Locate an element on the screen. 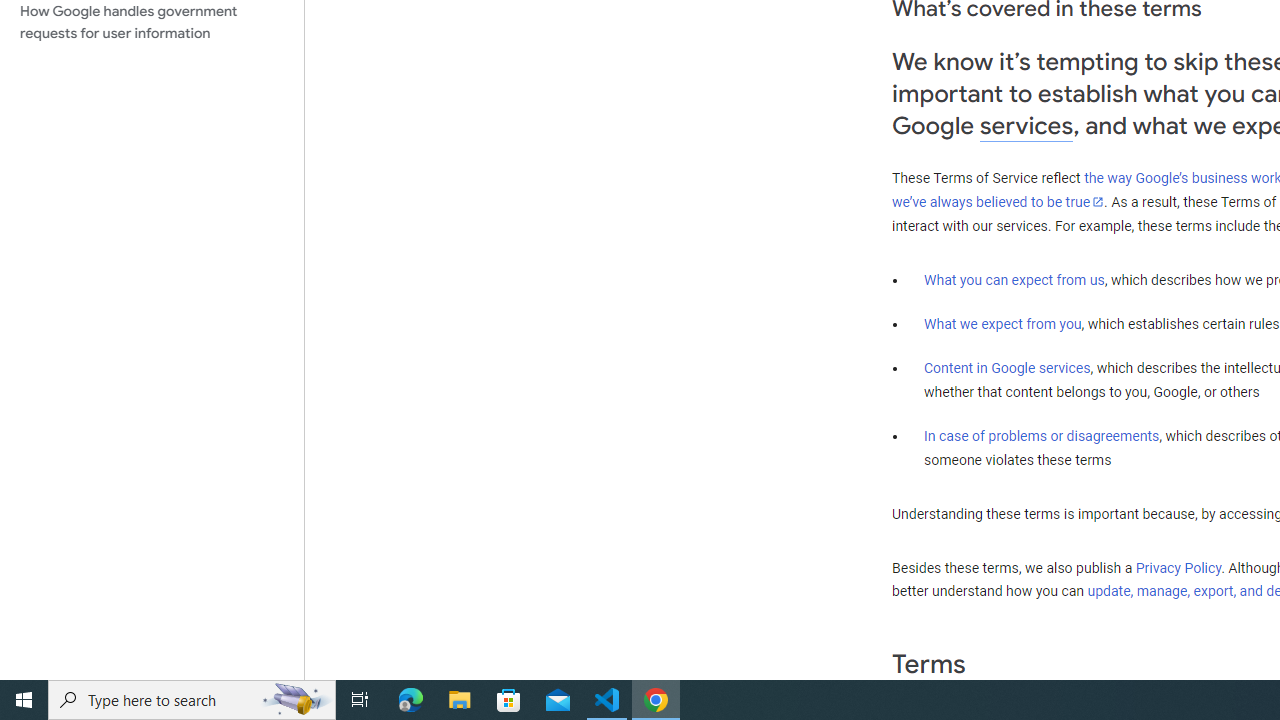 Image resolution: width=1280 pixels, height=720 pixels. 'services' is located at coordinates (1026, 125).